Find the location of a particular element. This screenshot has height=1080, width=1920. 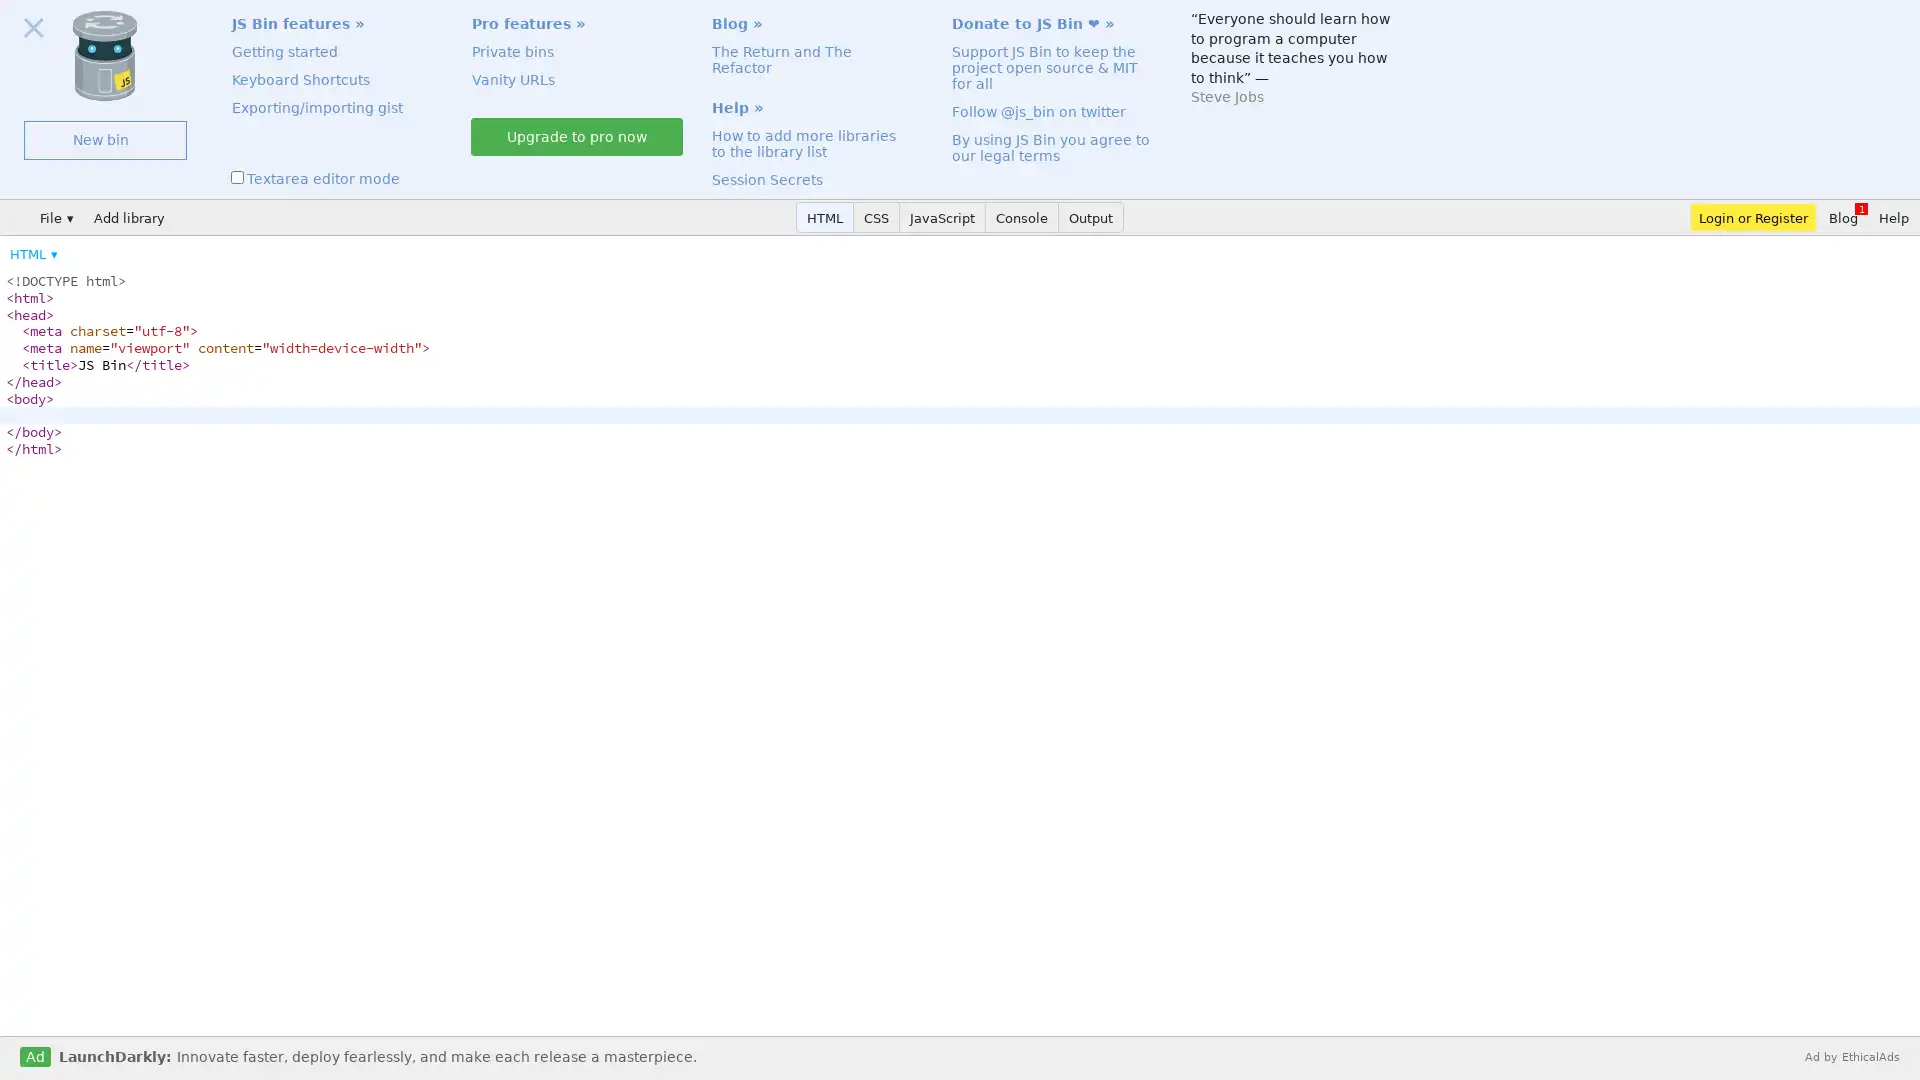

JavaScript Panel: Inactive is located at coordinates (941, 217).